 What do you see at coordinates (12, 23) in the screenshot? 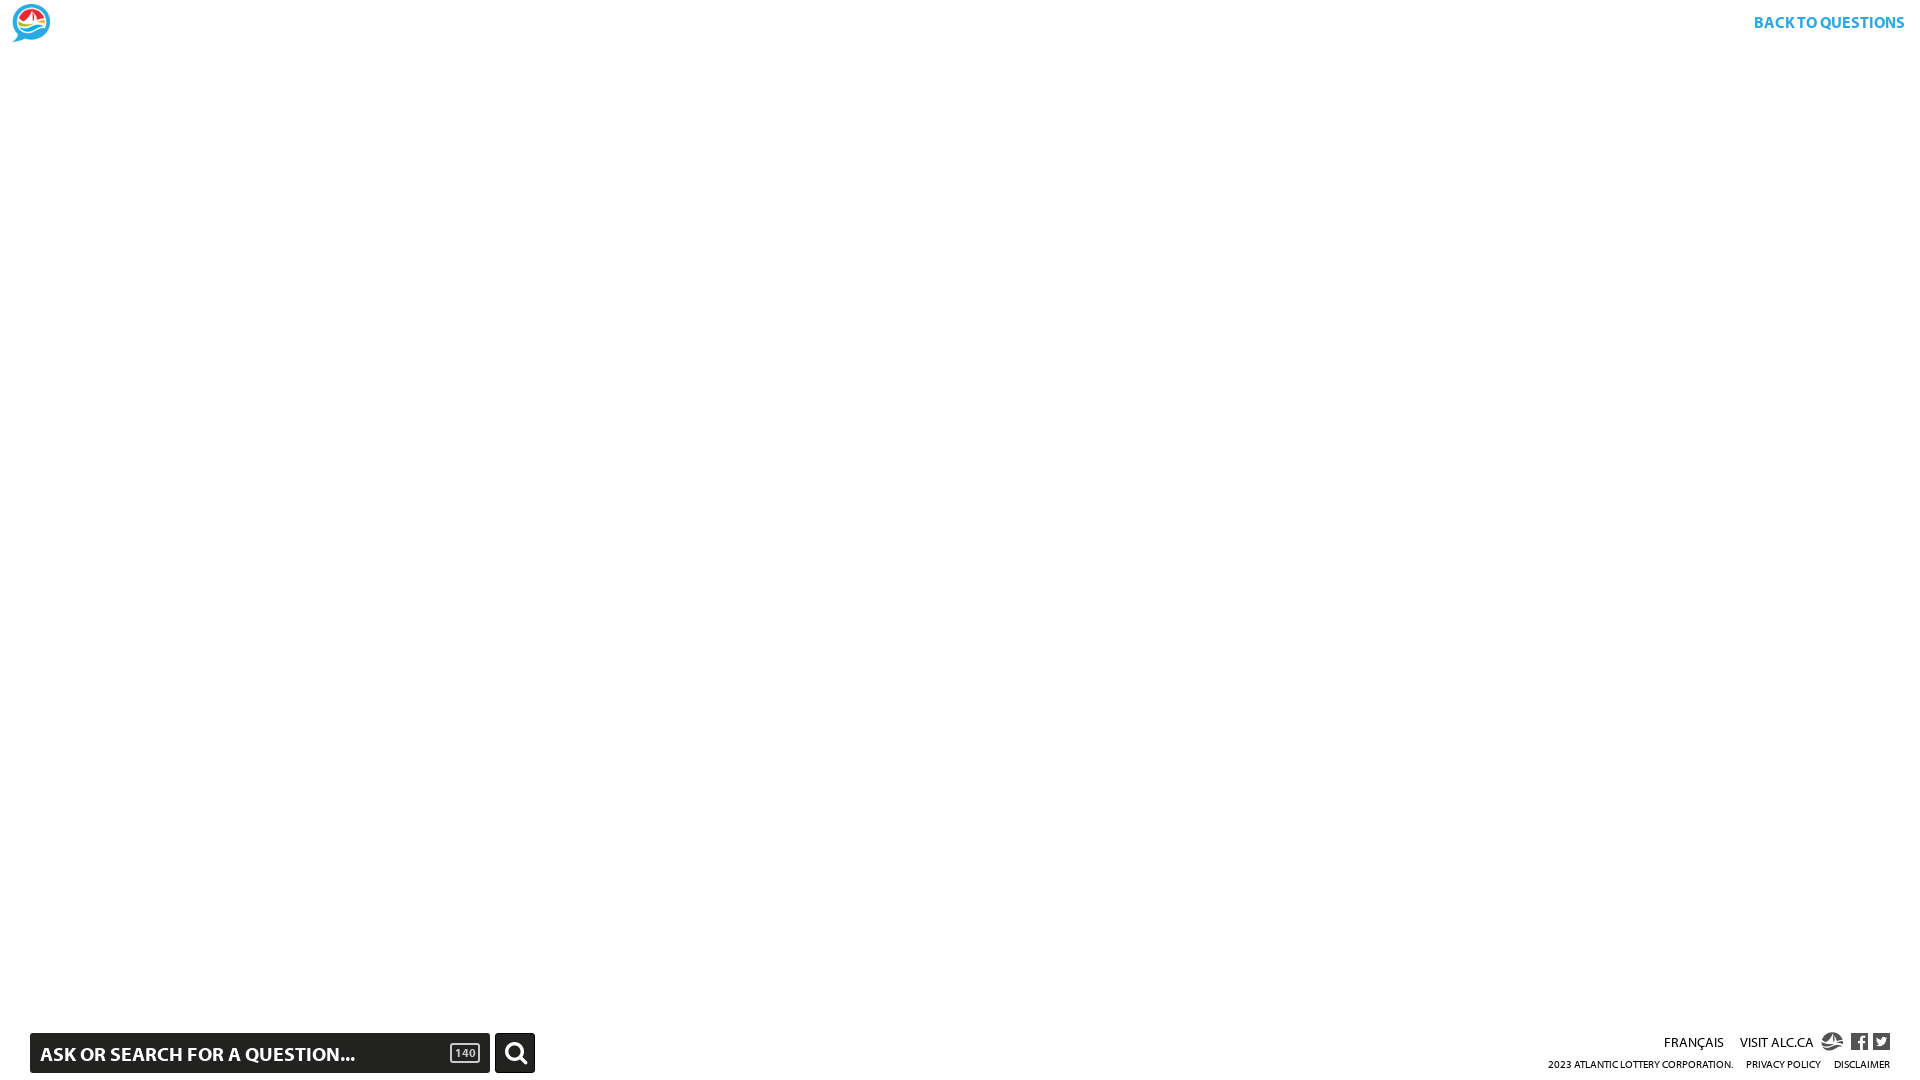
I see `'Home'` at bounding box center [12, 23].